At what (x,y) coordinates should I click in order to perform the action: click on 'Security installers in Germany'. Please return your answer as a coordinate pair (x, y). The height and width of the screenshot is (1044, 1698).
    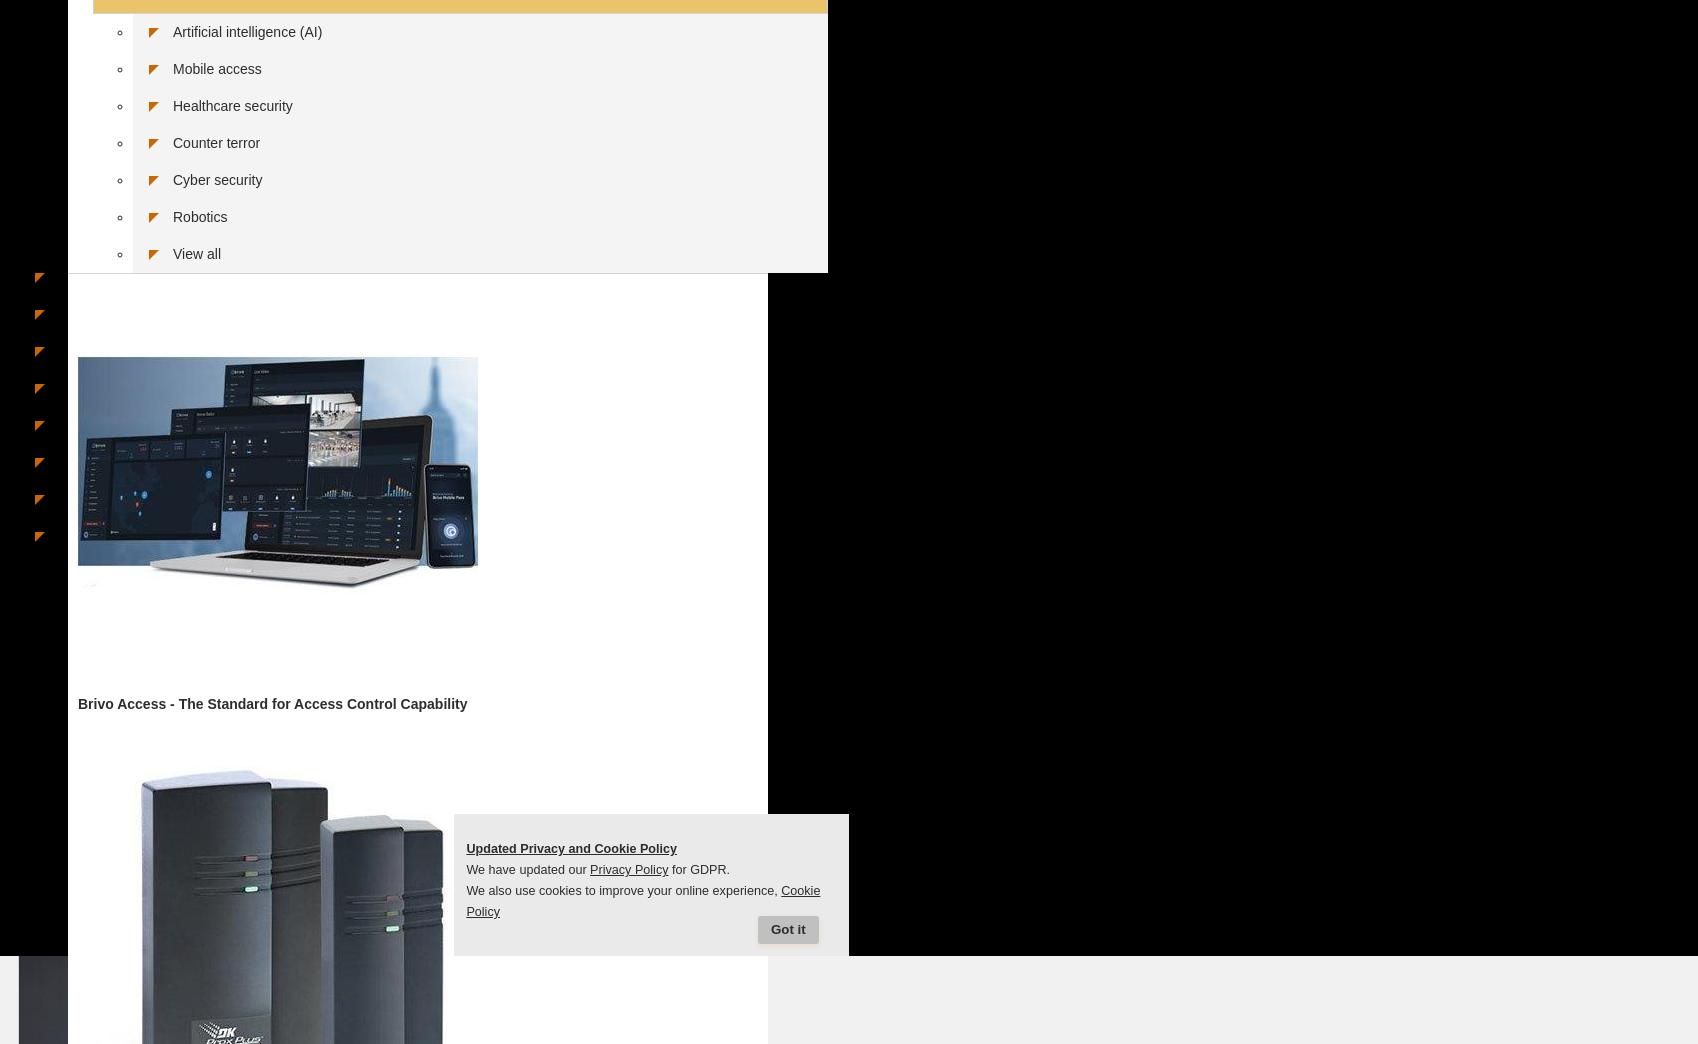
    Looking at the image, I should click on (150, 385).